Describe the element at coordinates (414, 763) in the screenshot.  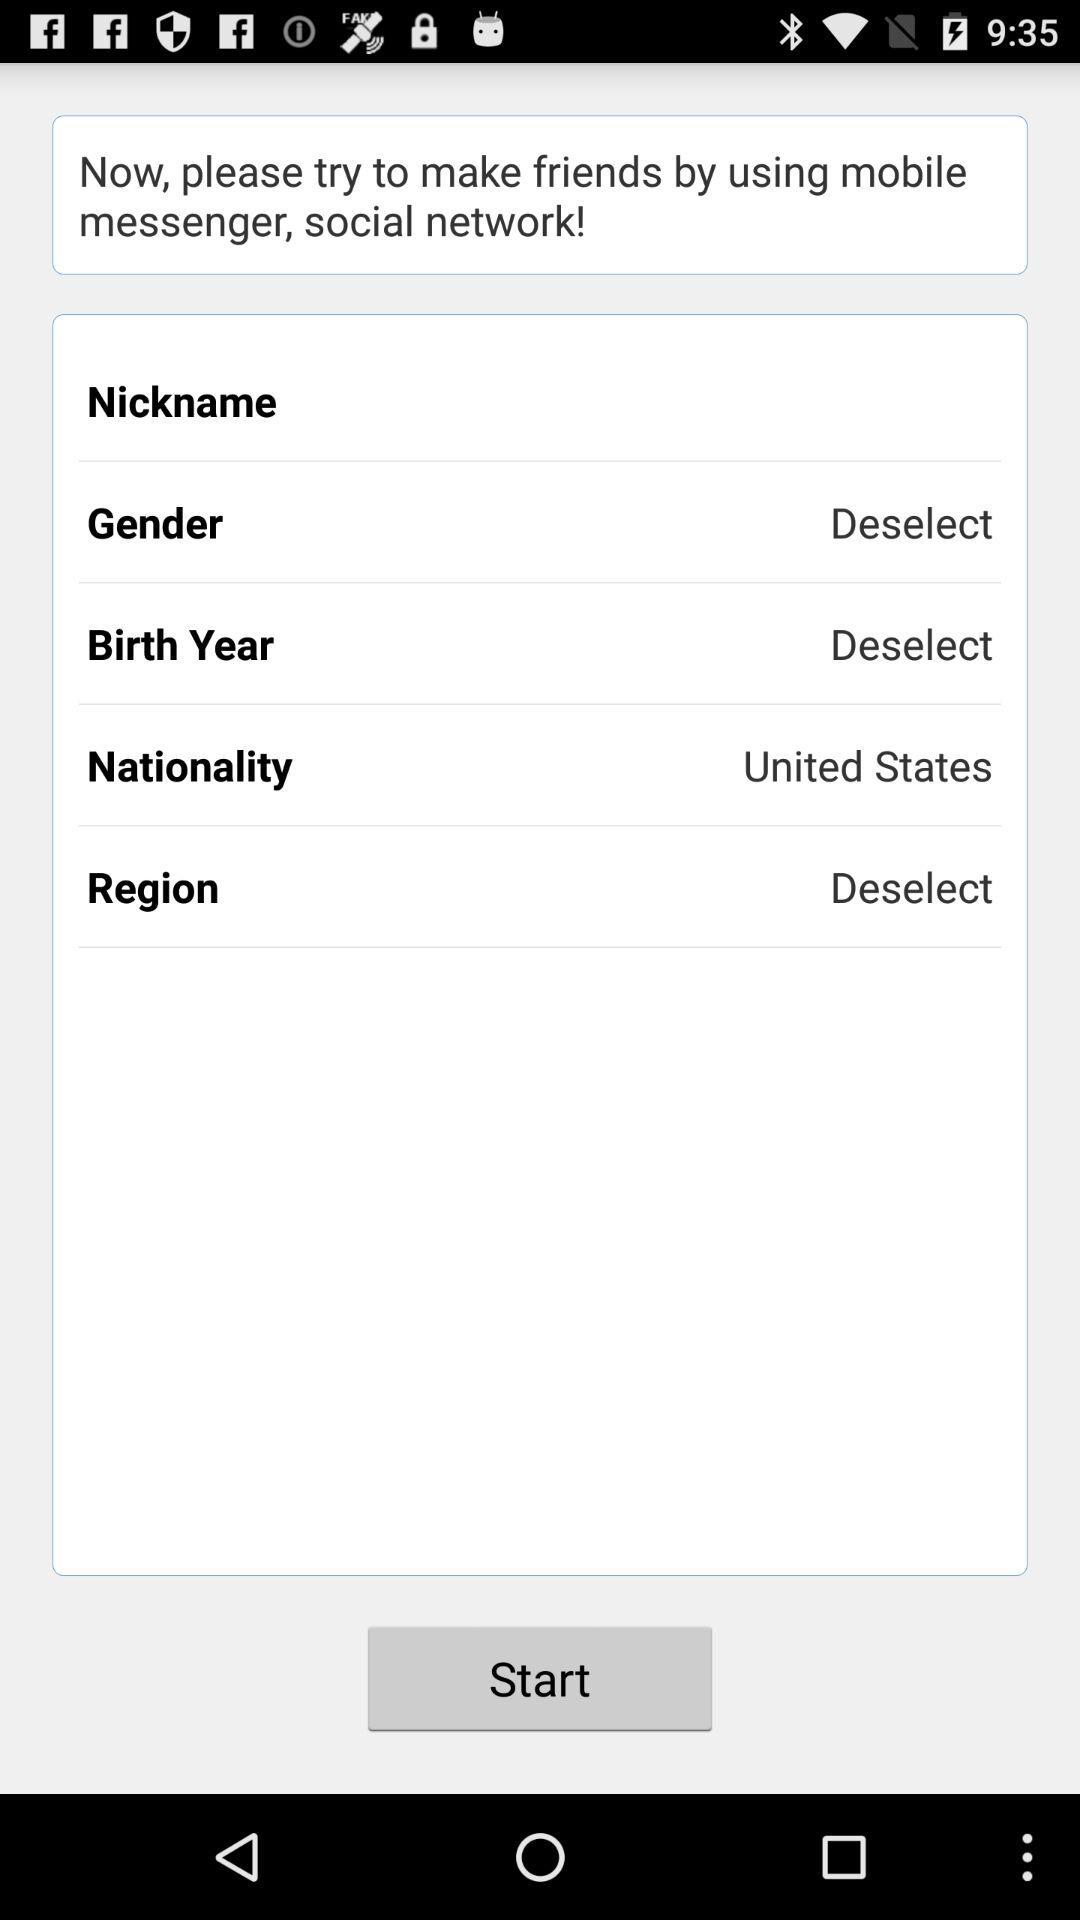
I see `app above the region` at that location.